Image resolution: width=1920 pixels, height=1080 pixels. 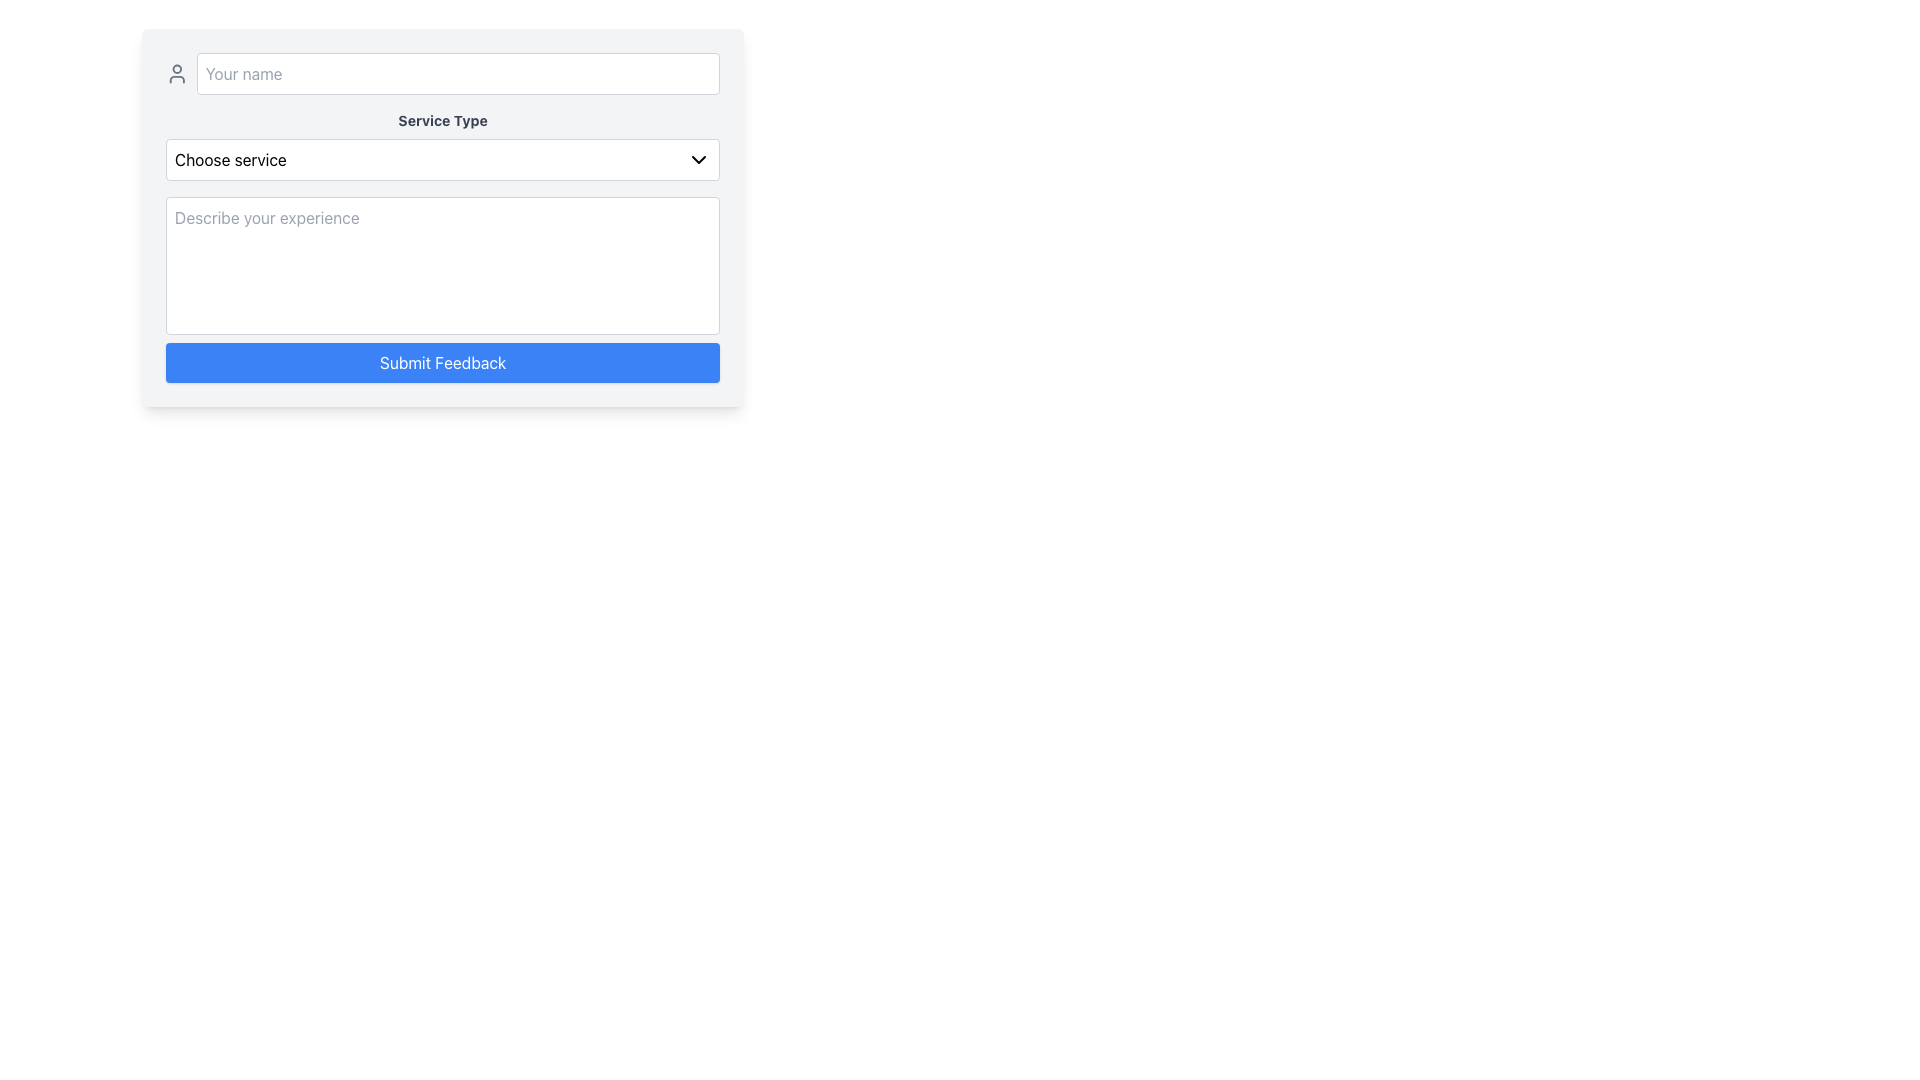 What do you see at coordinates (442, 362) in the screenshot?
I see `the feedback submission button located at the bottom of the form` at bounding box center [442, 362].